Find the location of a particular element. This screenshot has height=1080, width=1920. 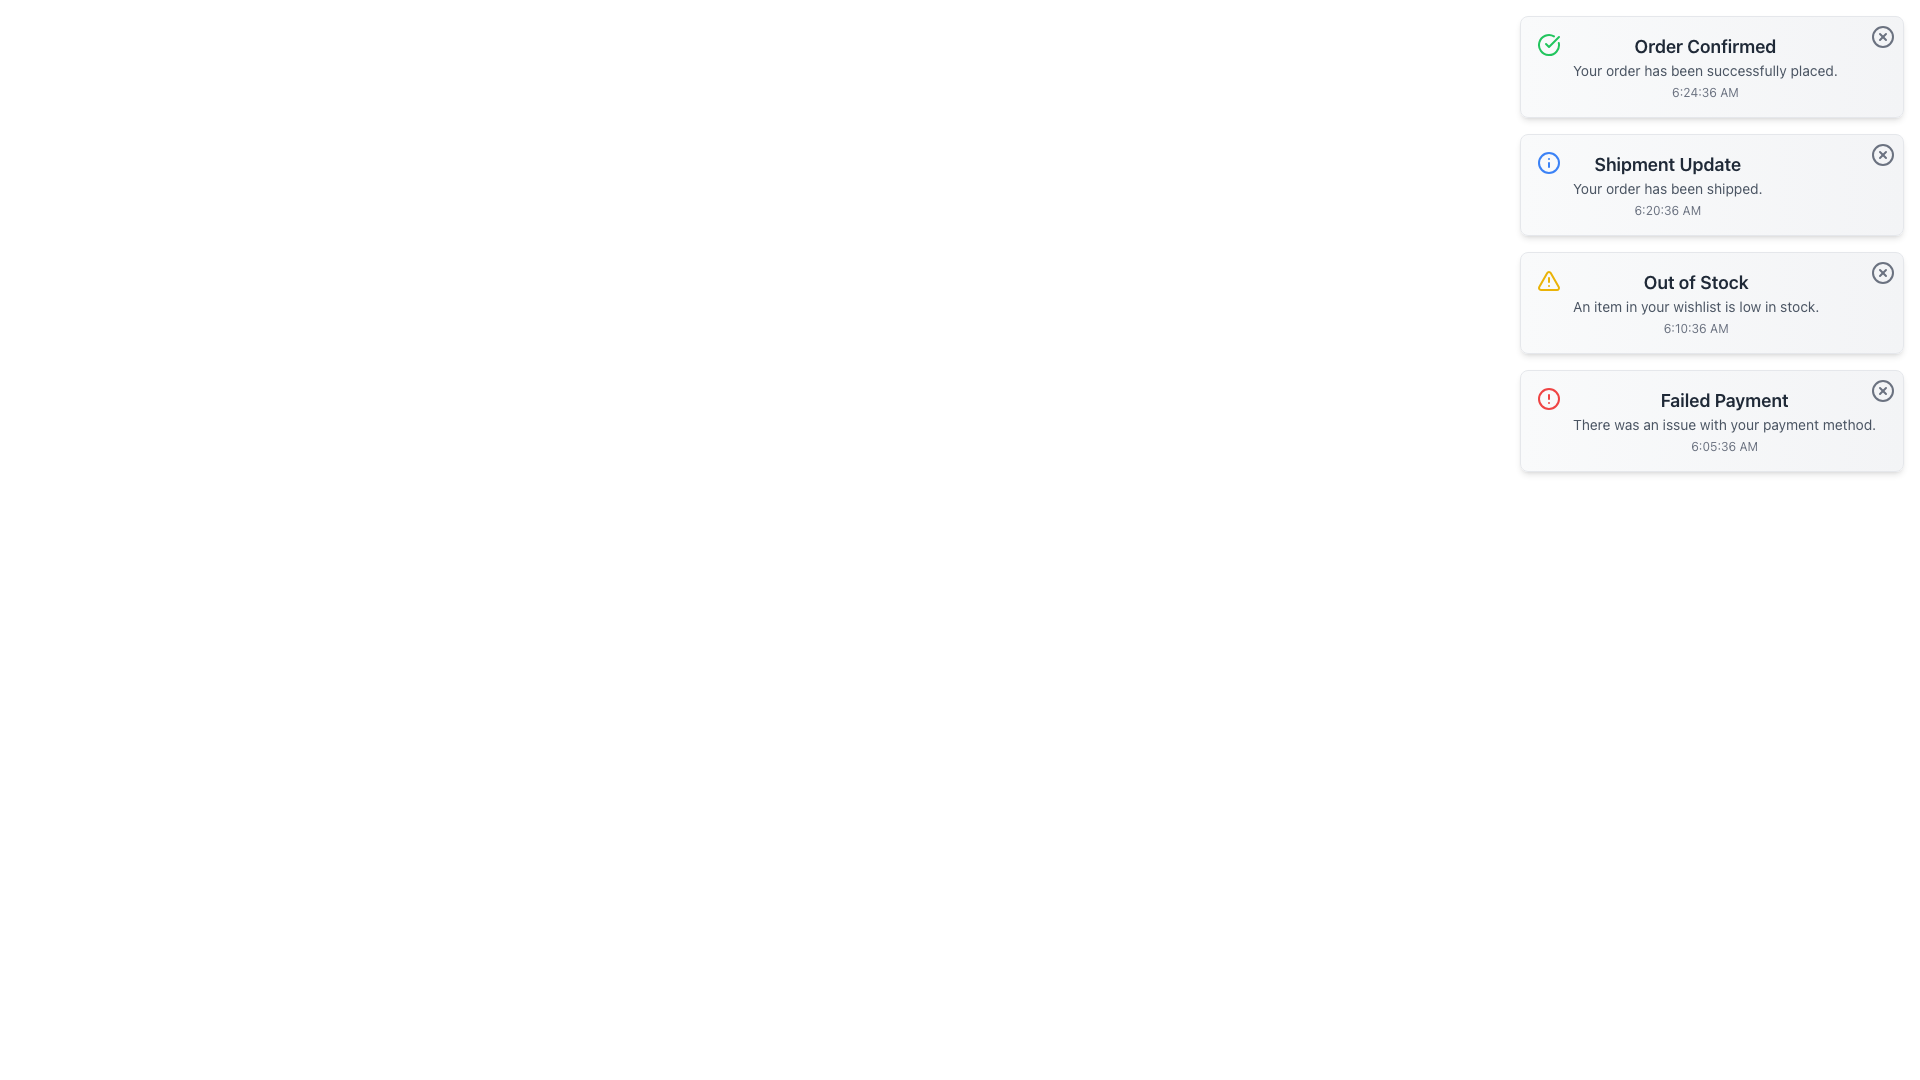

the dismiss button located in the upper-right corner of the 'Out of Stock' notification is located at coordinates (1881, 273).